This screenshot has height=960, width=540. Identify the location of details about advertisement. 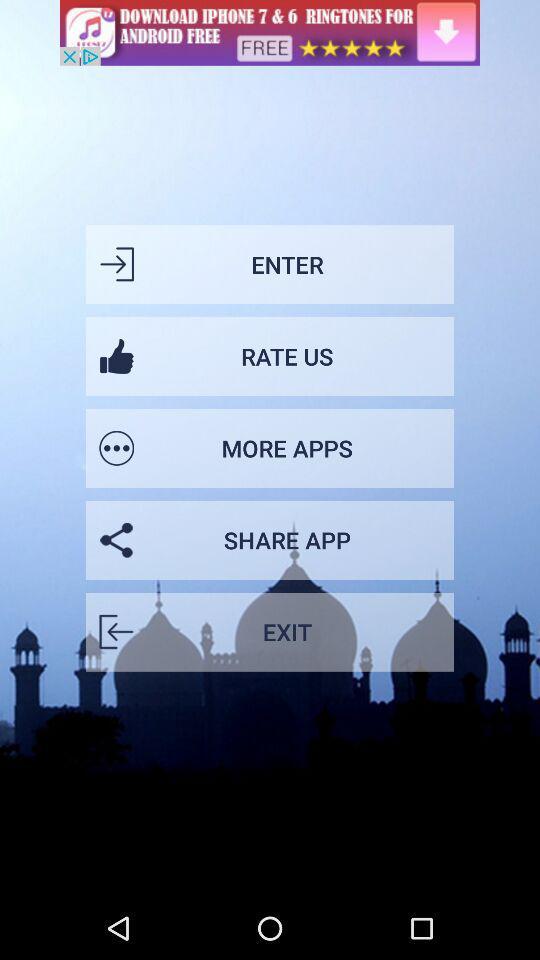
(270, 31).